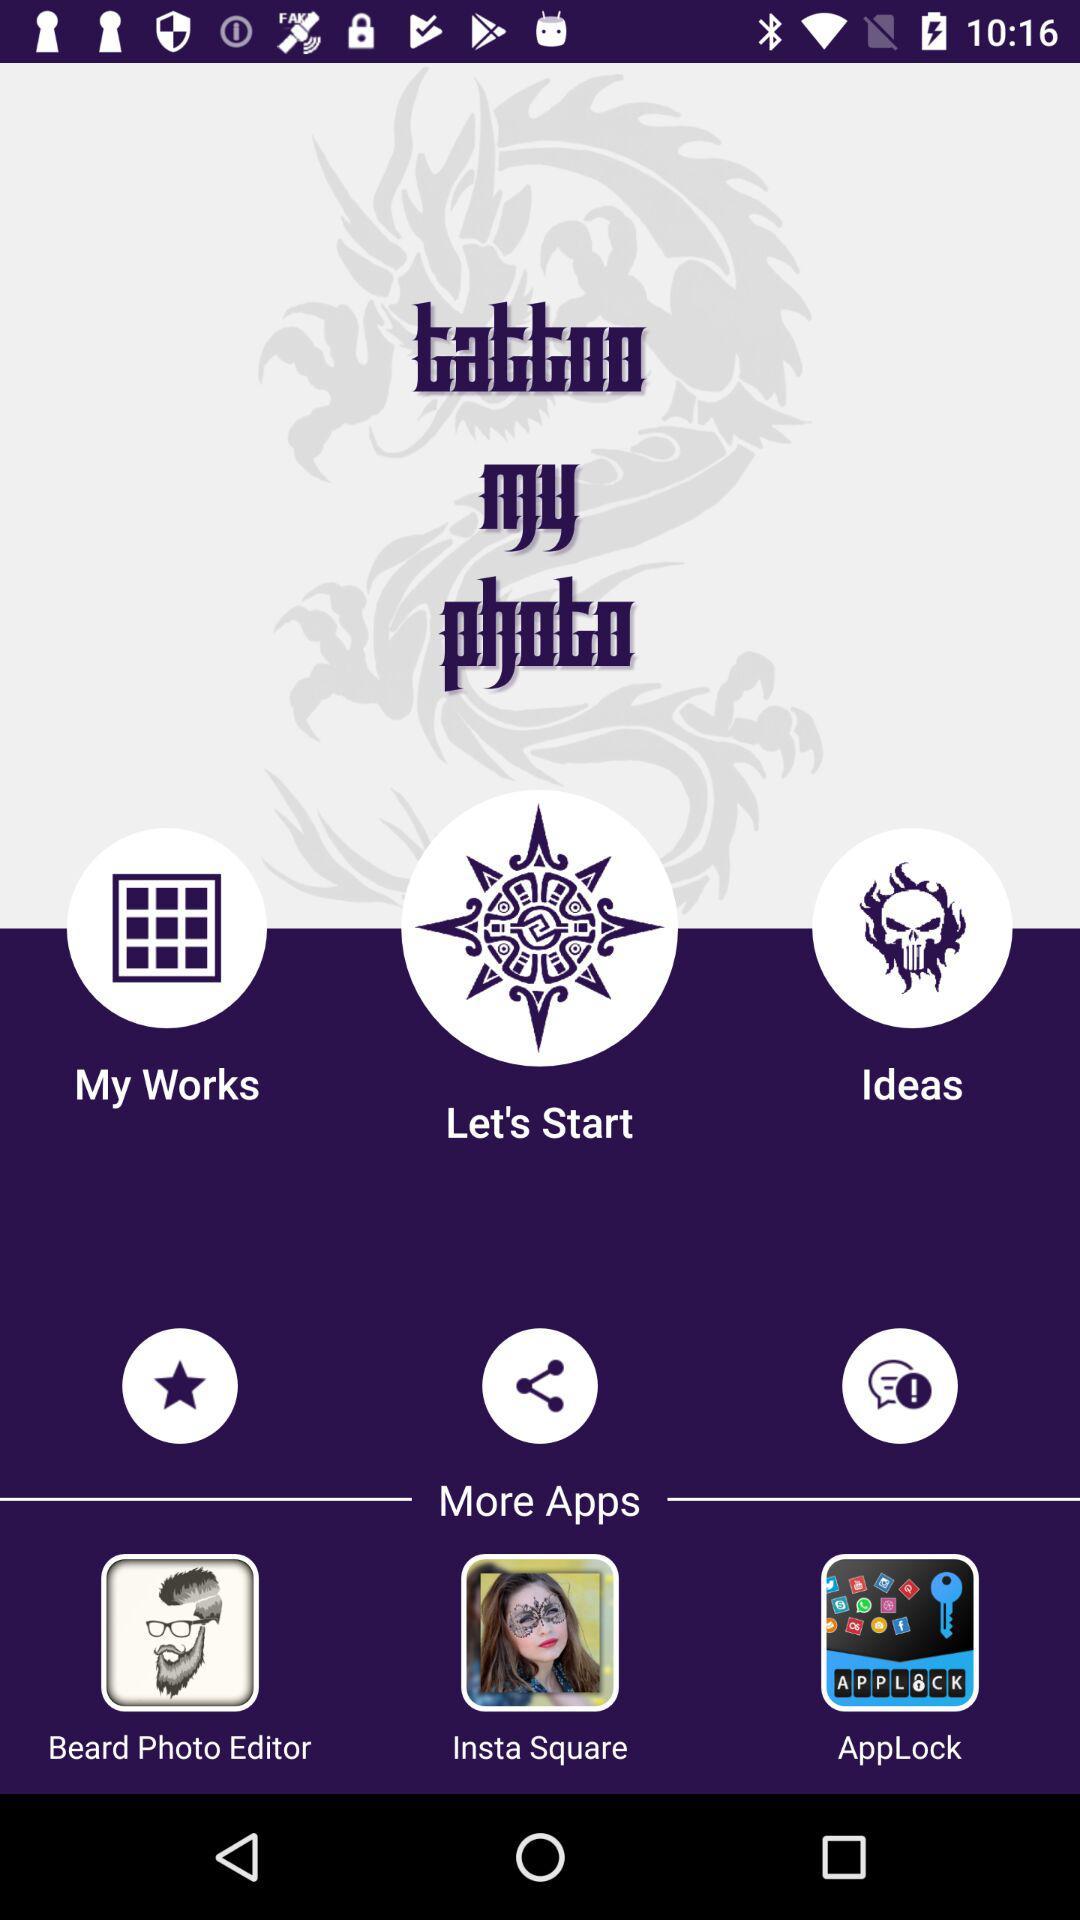 Image resolution: width=1080 pixels, height=1920 pixels. What do you see at coordinates (180, 1632) in the screenshot?
I see `get bear photo editor app` at bounding box center [180, 1632].